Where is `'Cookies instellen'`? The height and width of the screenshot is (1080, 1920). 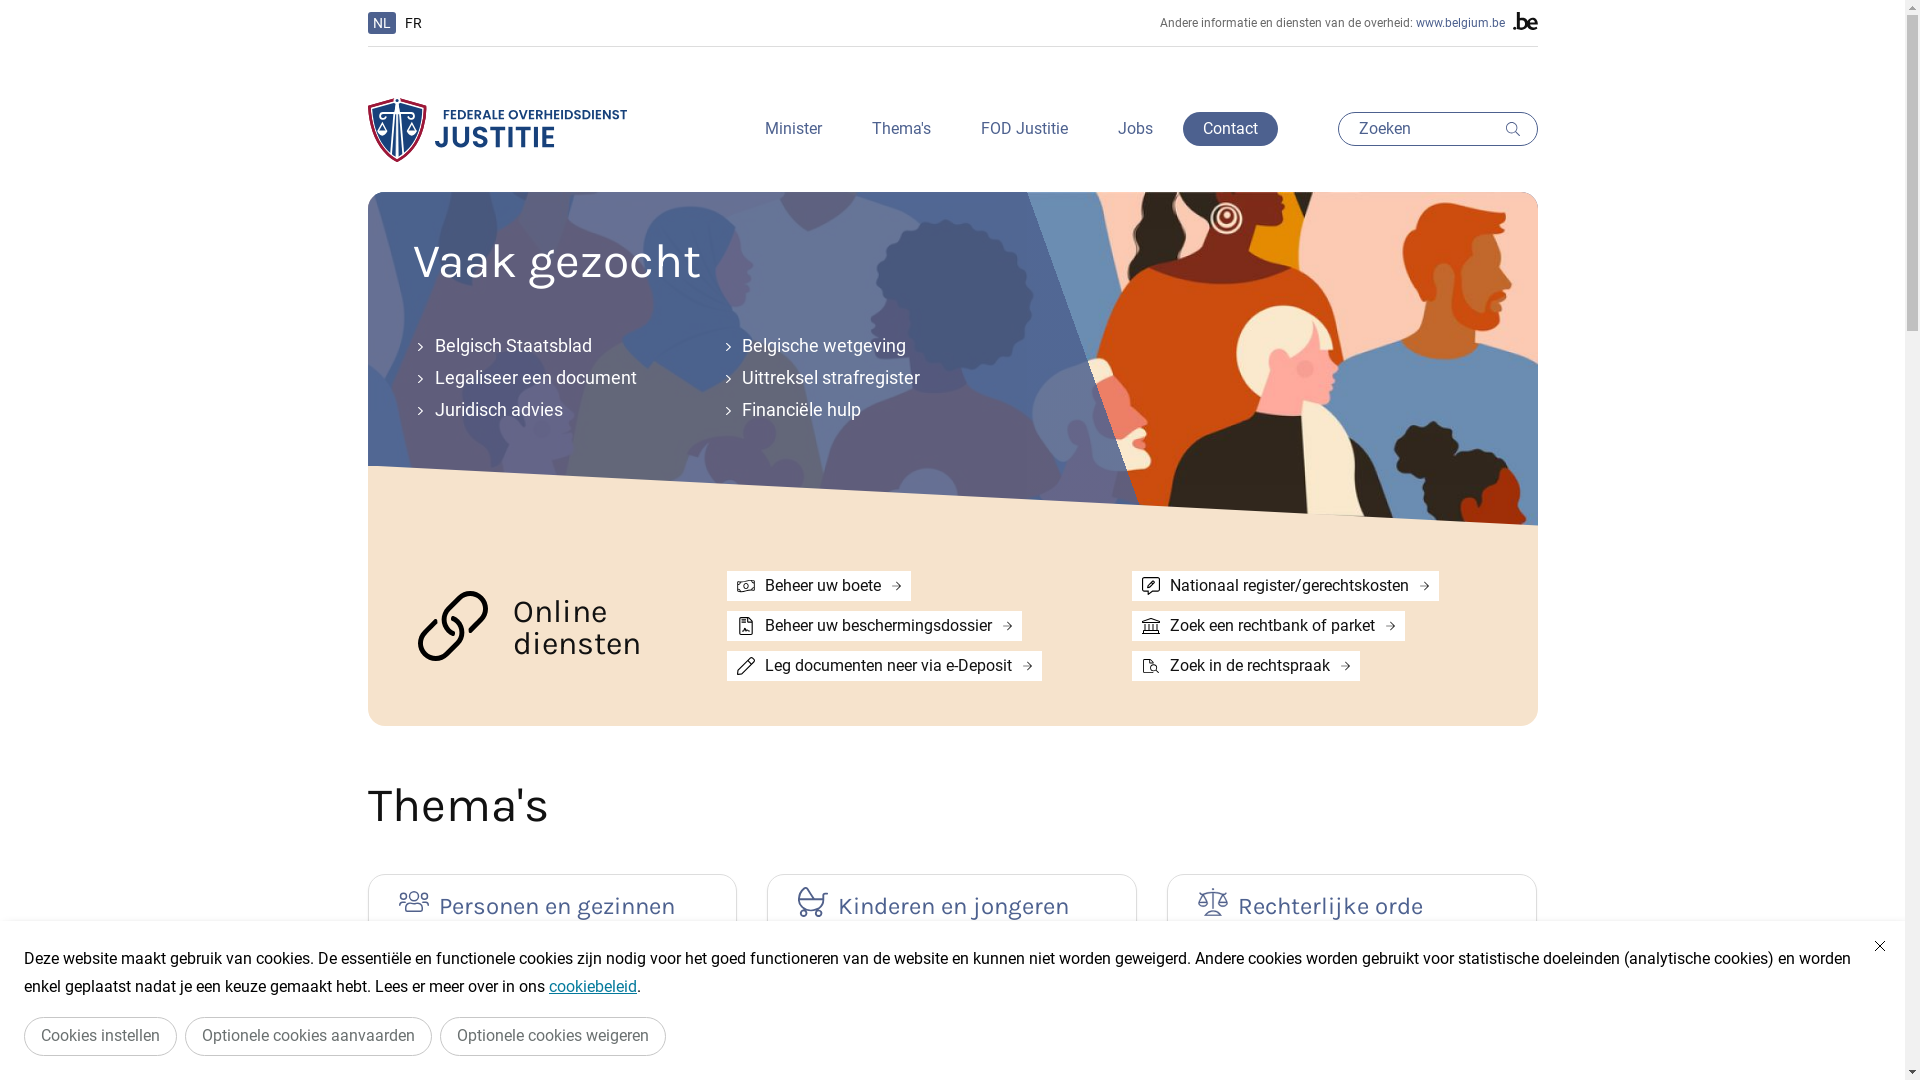 'Cookies instellen' is located at coordinates (99, 1035).